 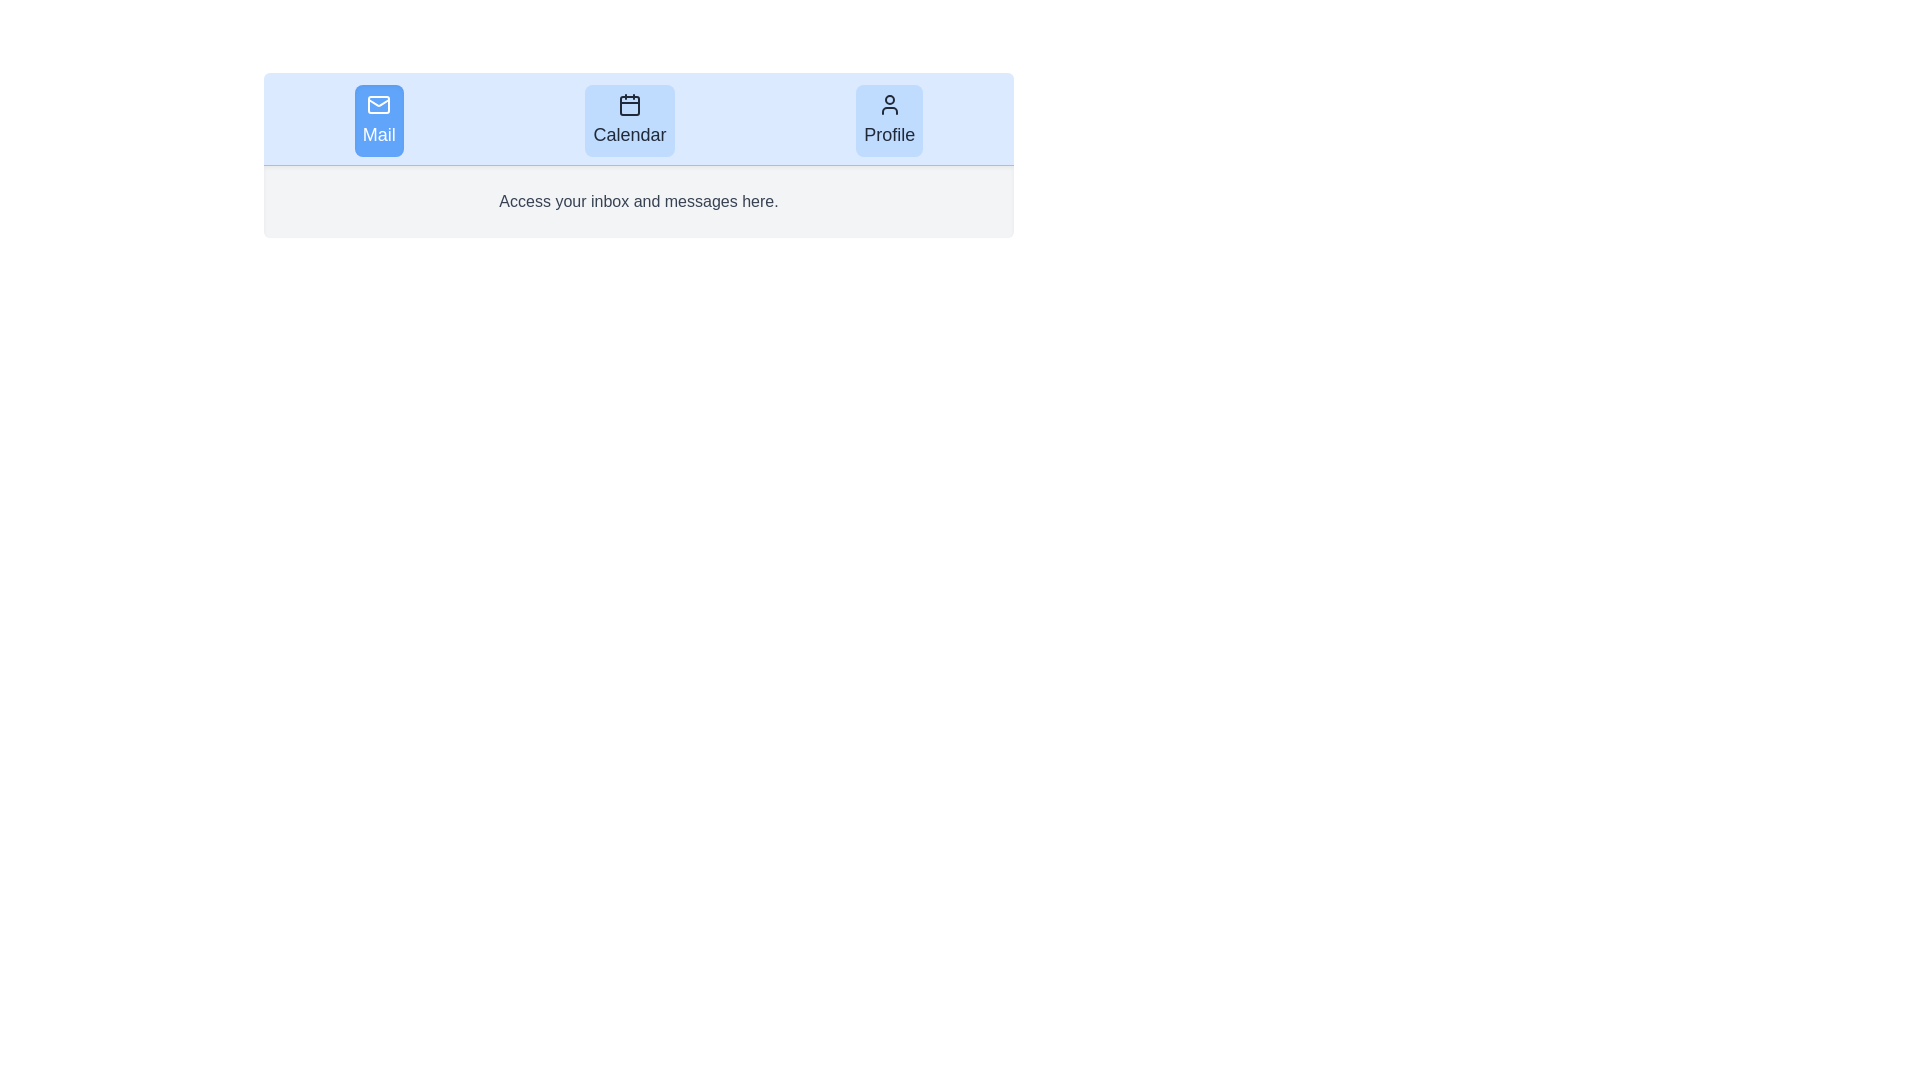 I want to click on the tab corresponding to Mail to view its content, so click(x=379, y=120).